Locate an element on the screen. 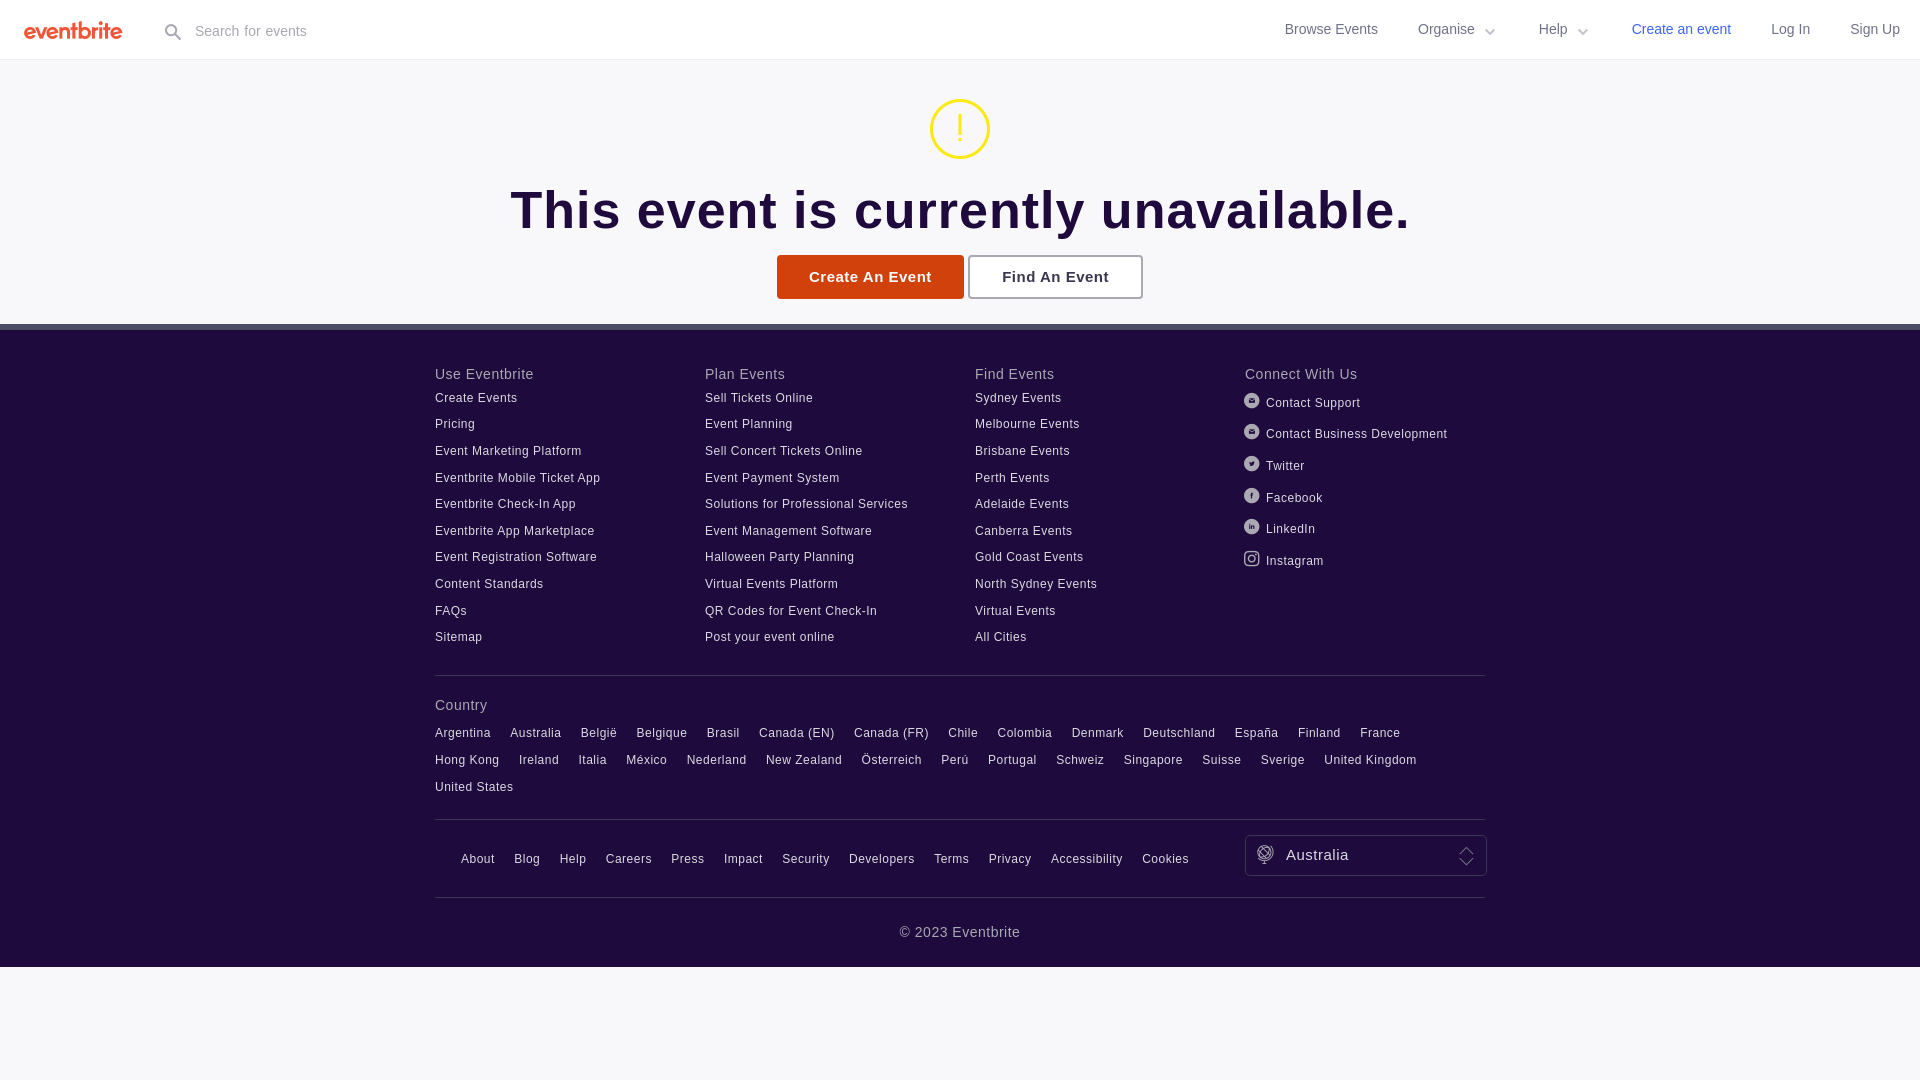 This screenshot has height=1080, width=1920. 'Canberra Events' is located at coordinates (1023, 530).